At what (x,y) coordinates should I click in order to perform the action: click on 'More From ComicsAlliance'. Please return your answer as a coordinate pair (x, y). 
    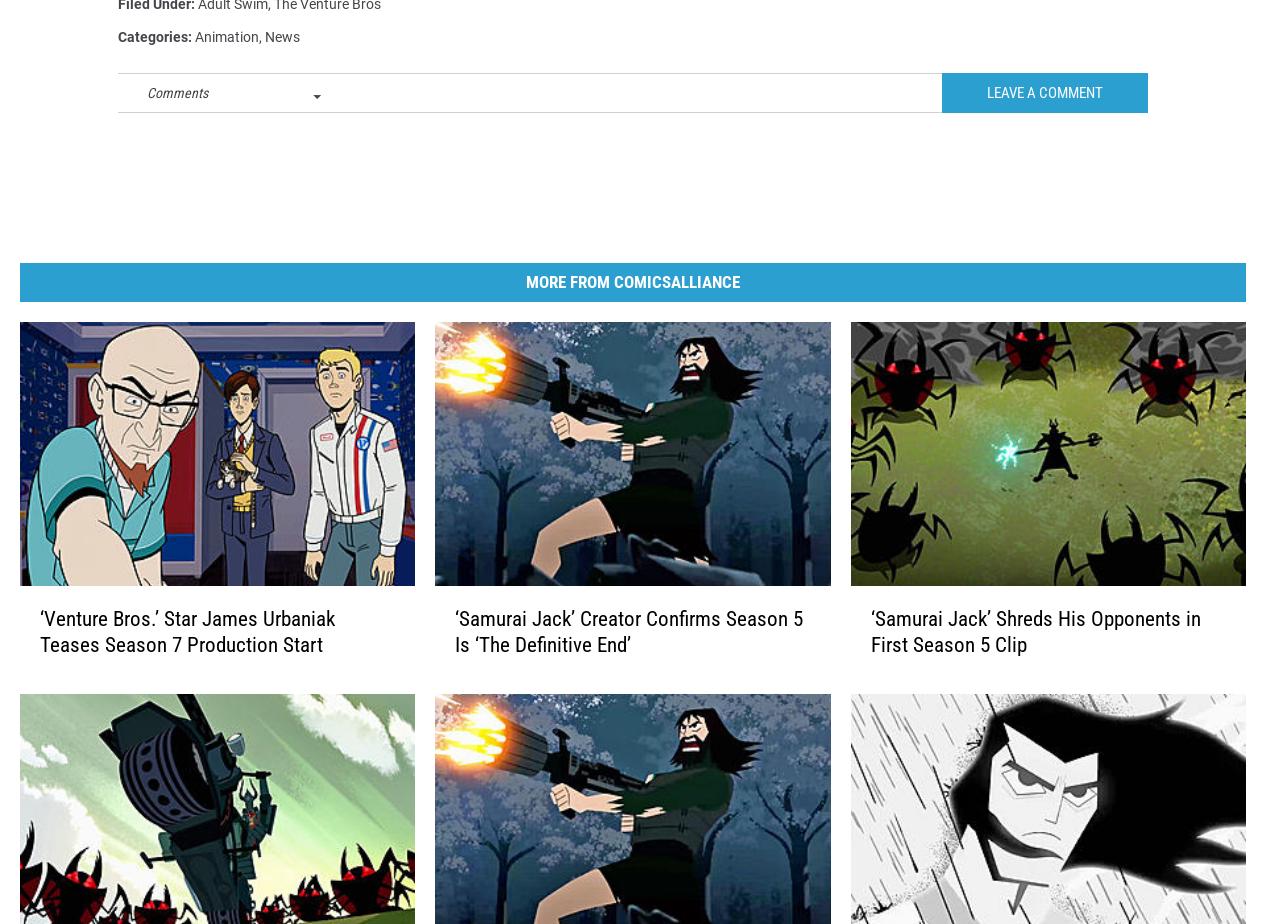
    Looking at the image, I should click on (524, 313).